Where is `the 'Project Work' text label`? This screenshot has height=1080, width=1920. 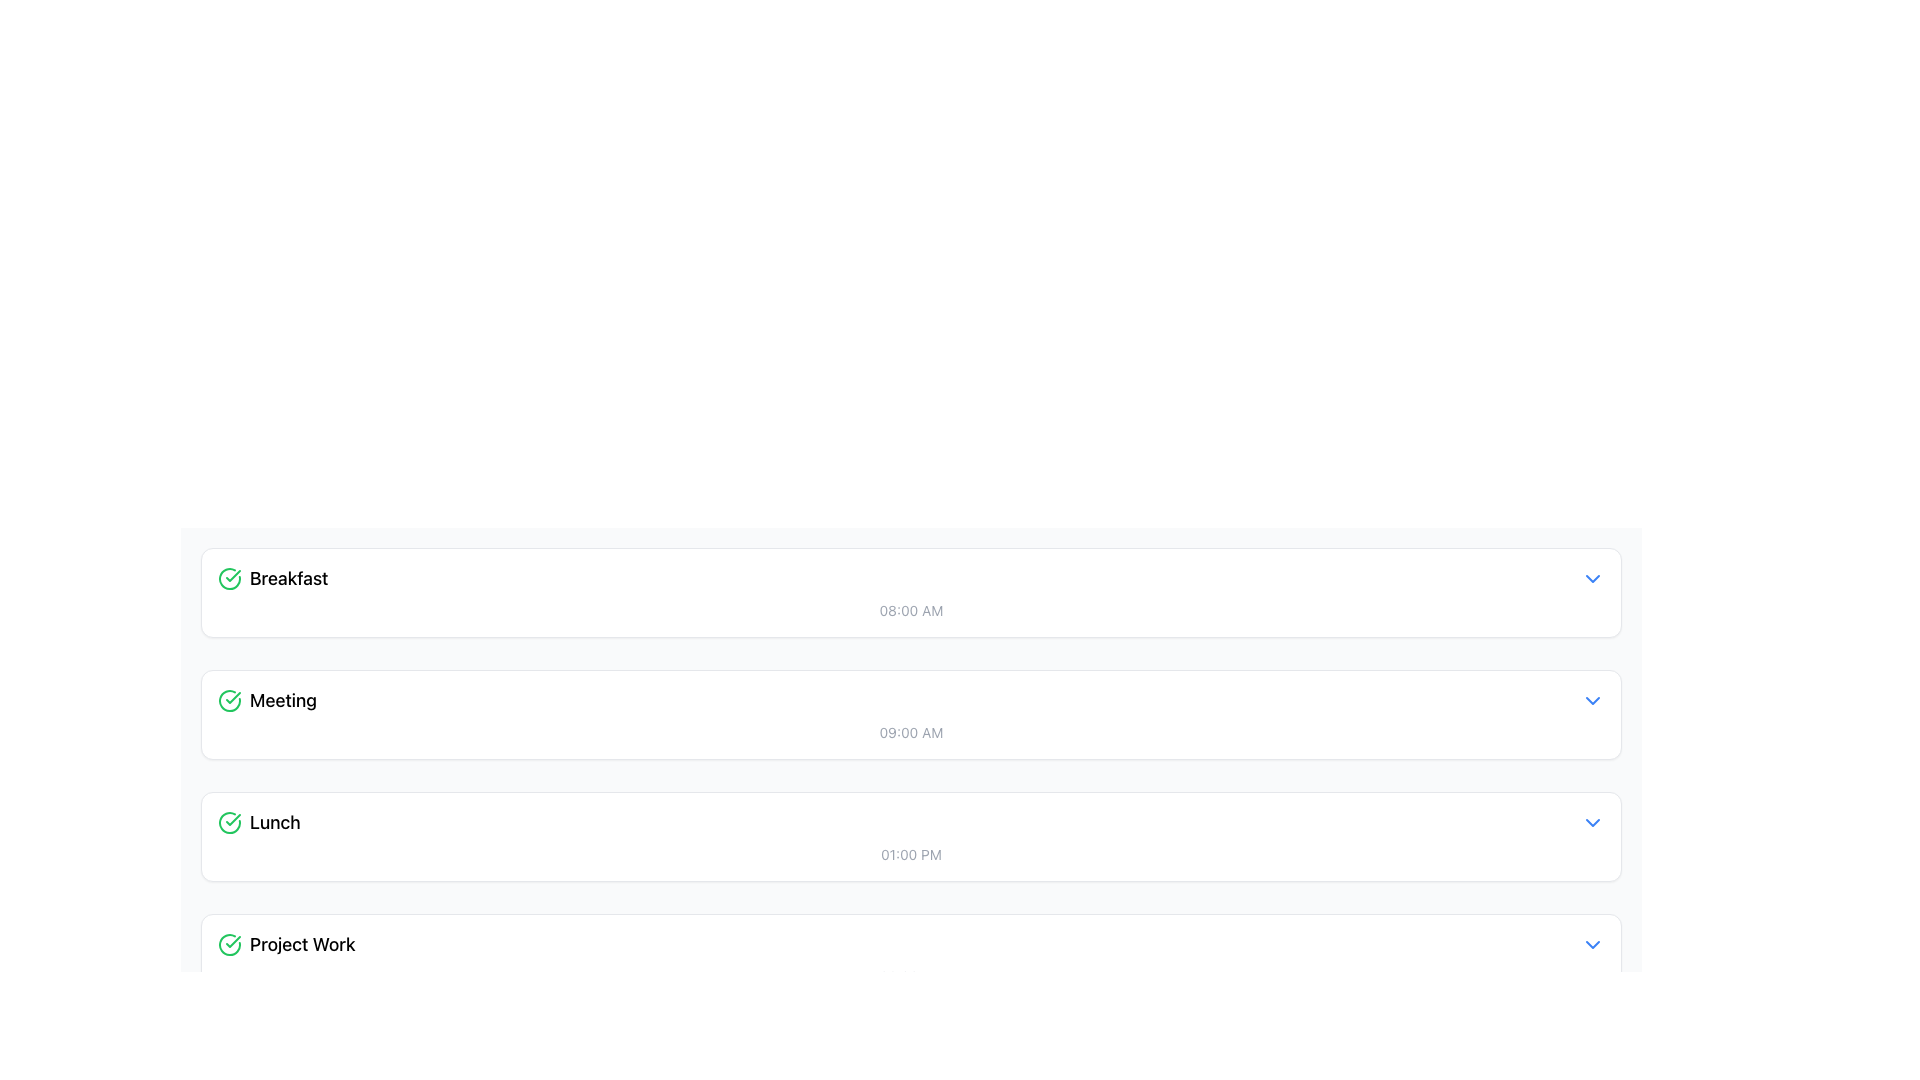
the 'Project Work' text label is located at coordinates (301, 945).